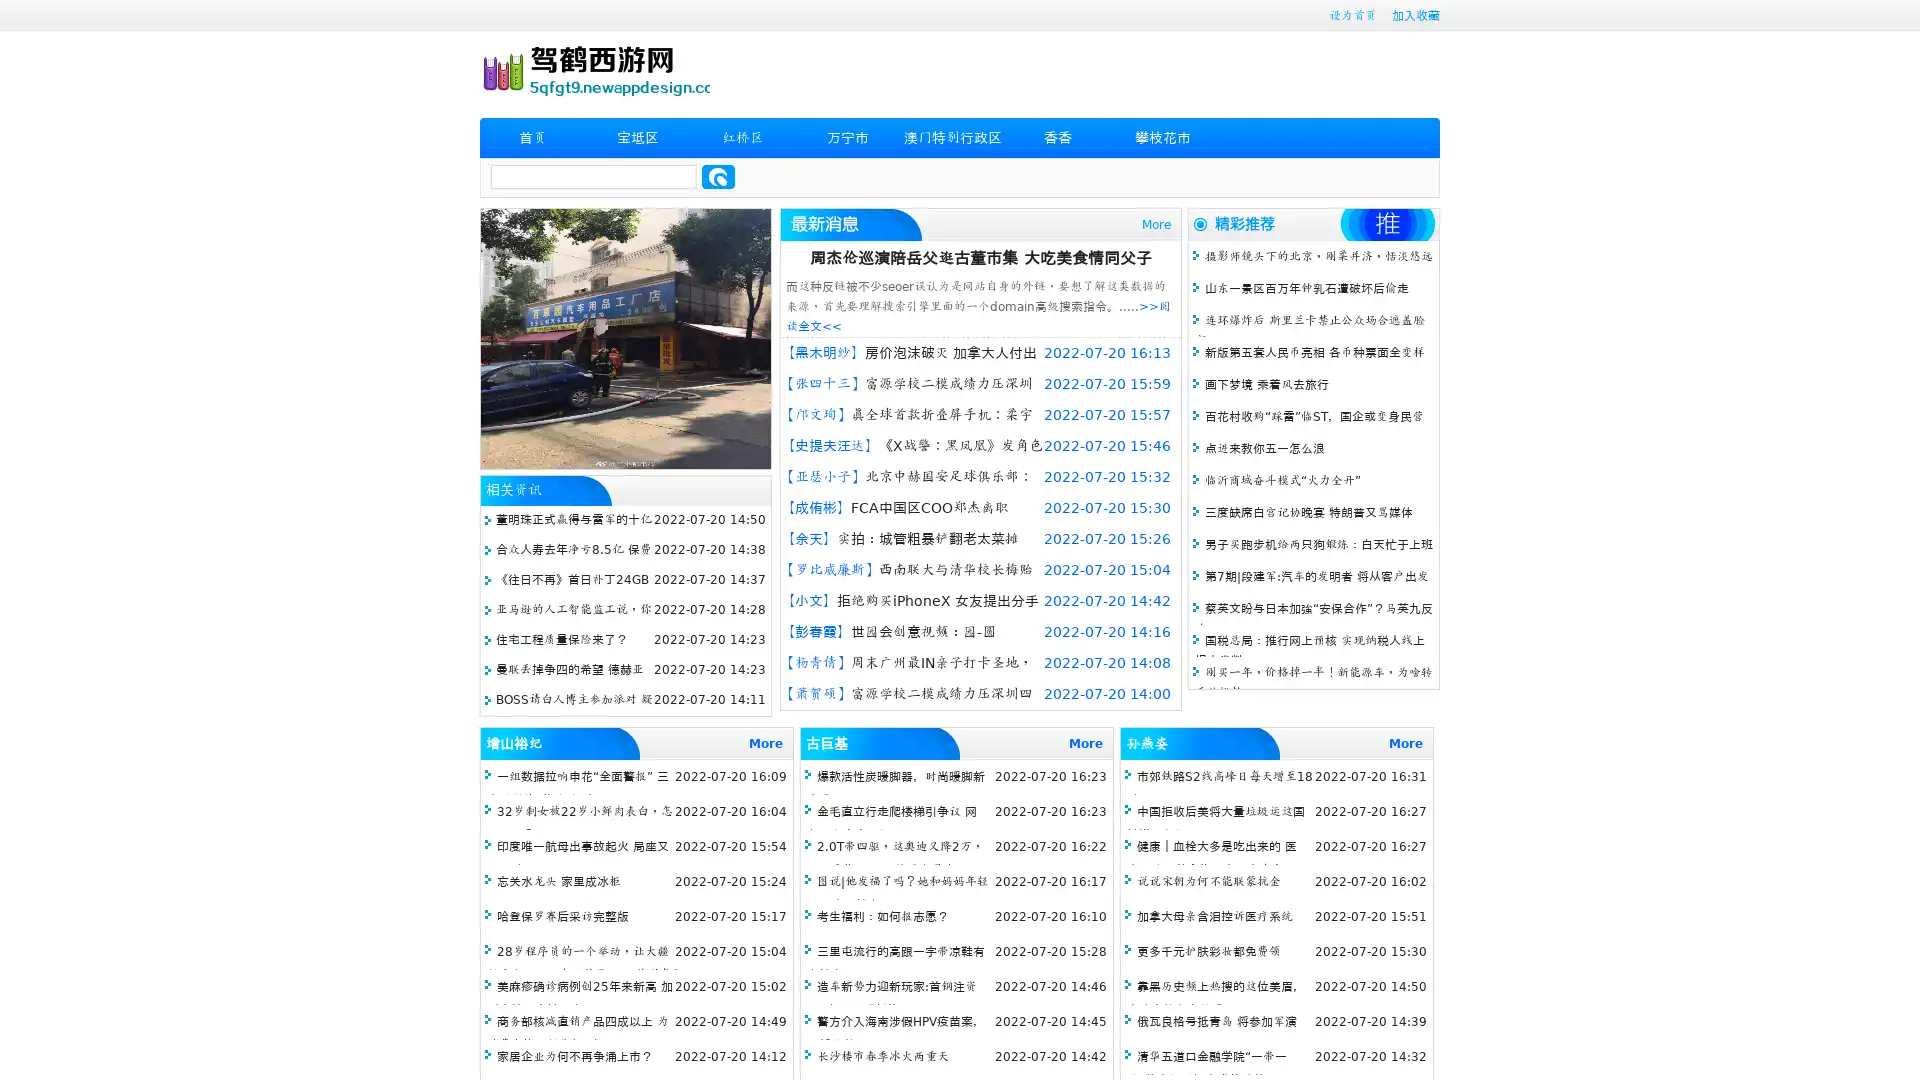  I want to click on Search, so click(718, 176).